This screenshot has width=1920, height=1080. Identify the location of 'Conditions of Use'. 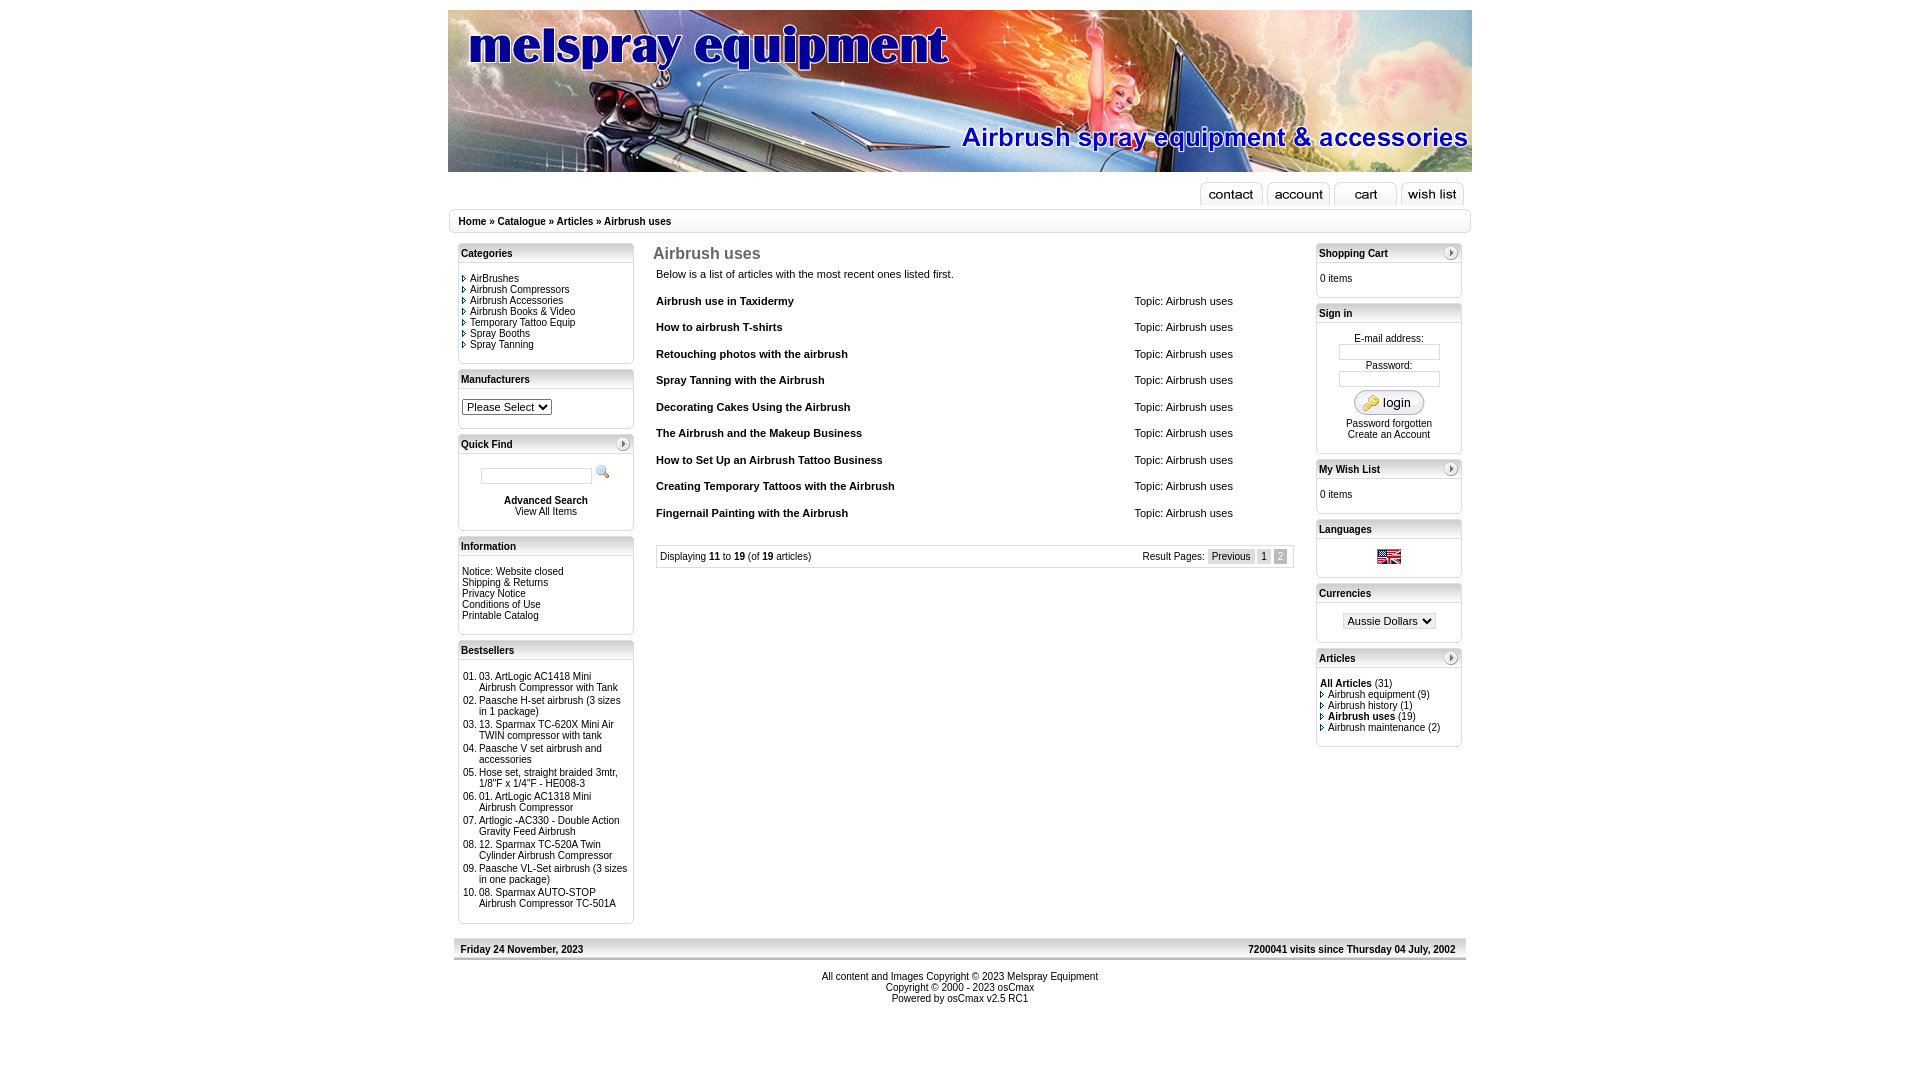
(460, 603).